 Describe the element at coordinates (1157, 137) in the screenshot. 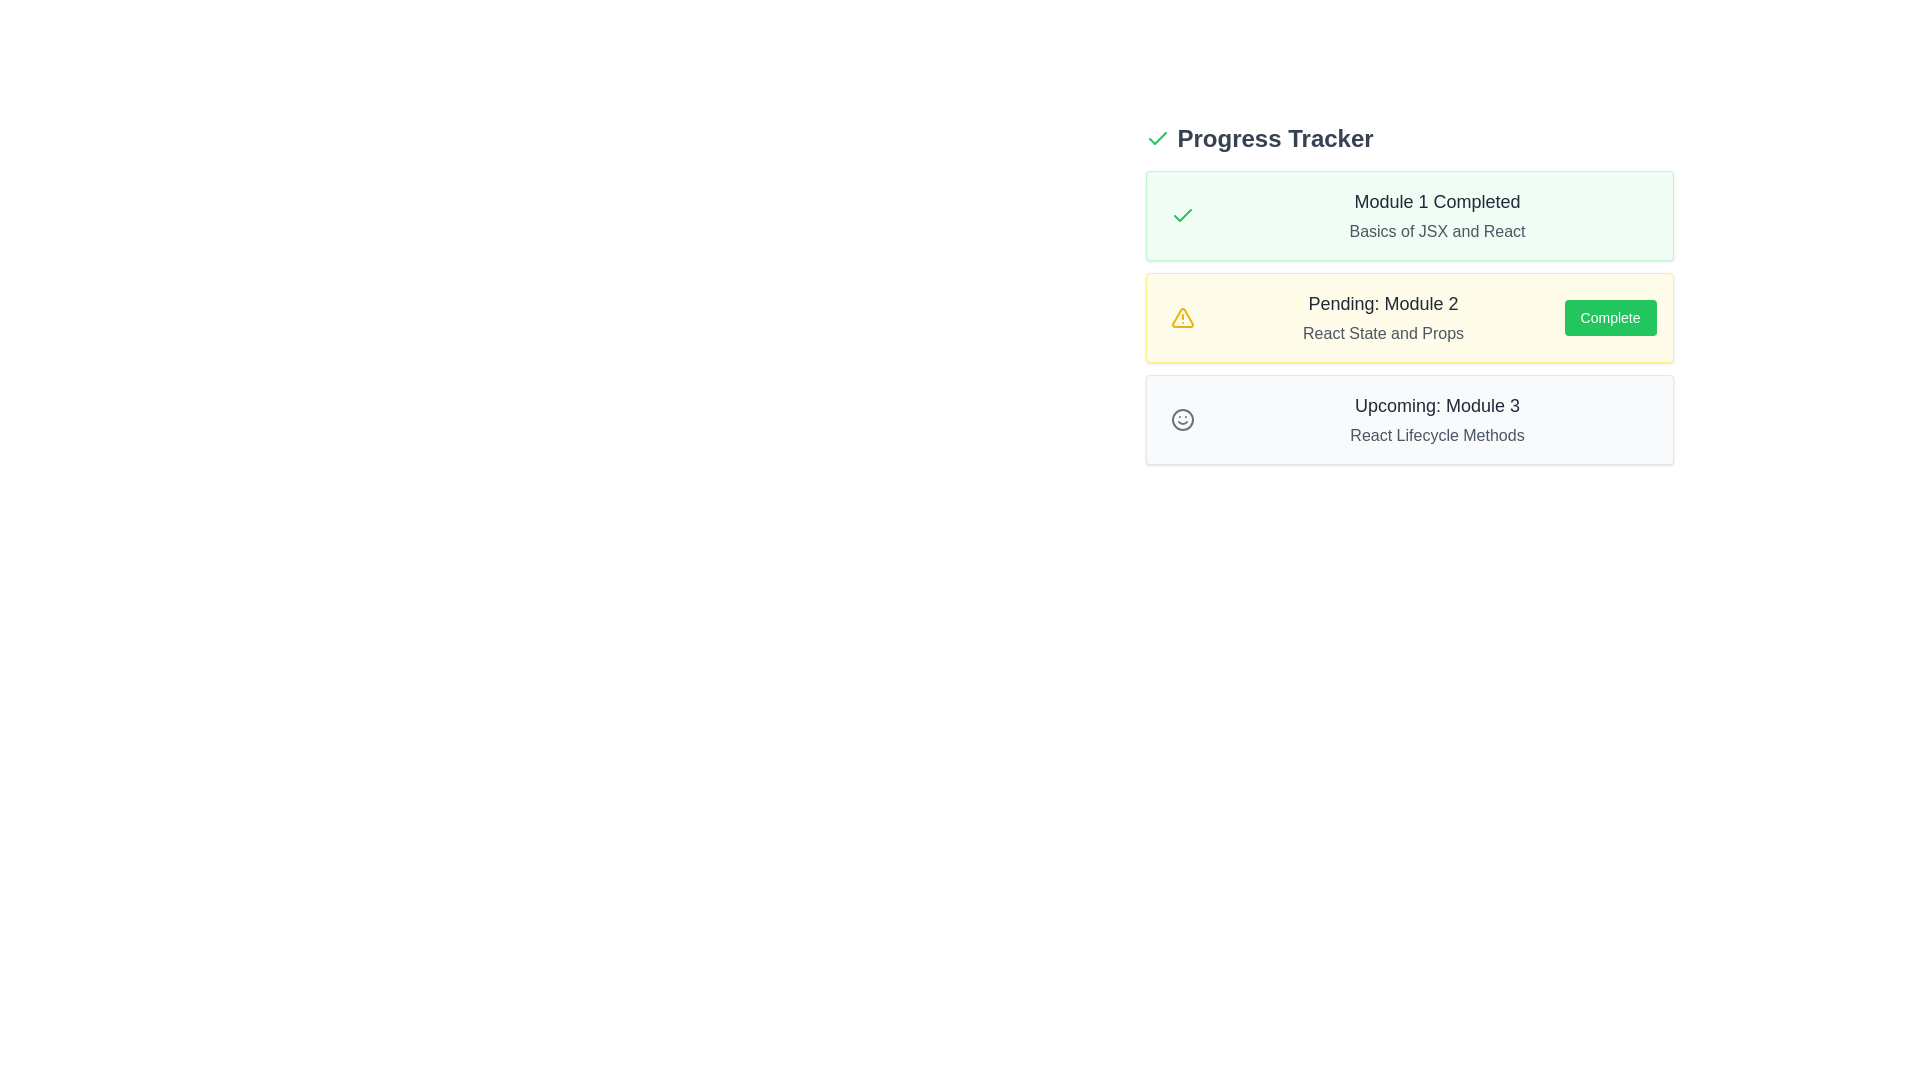

I see `the completion icon for 'Module 1 Completed' in the vertical progress tracker, which is styled with a light green background` at that location.